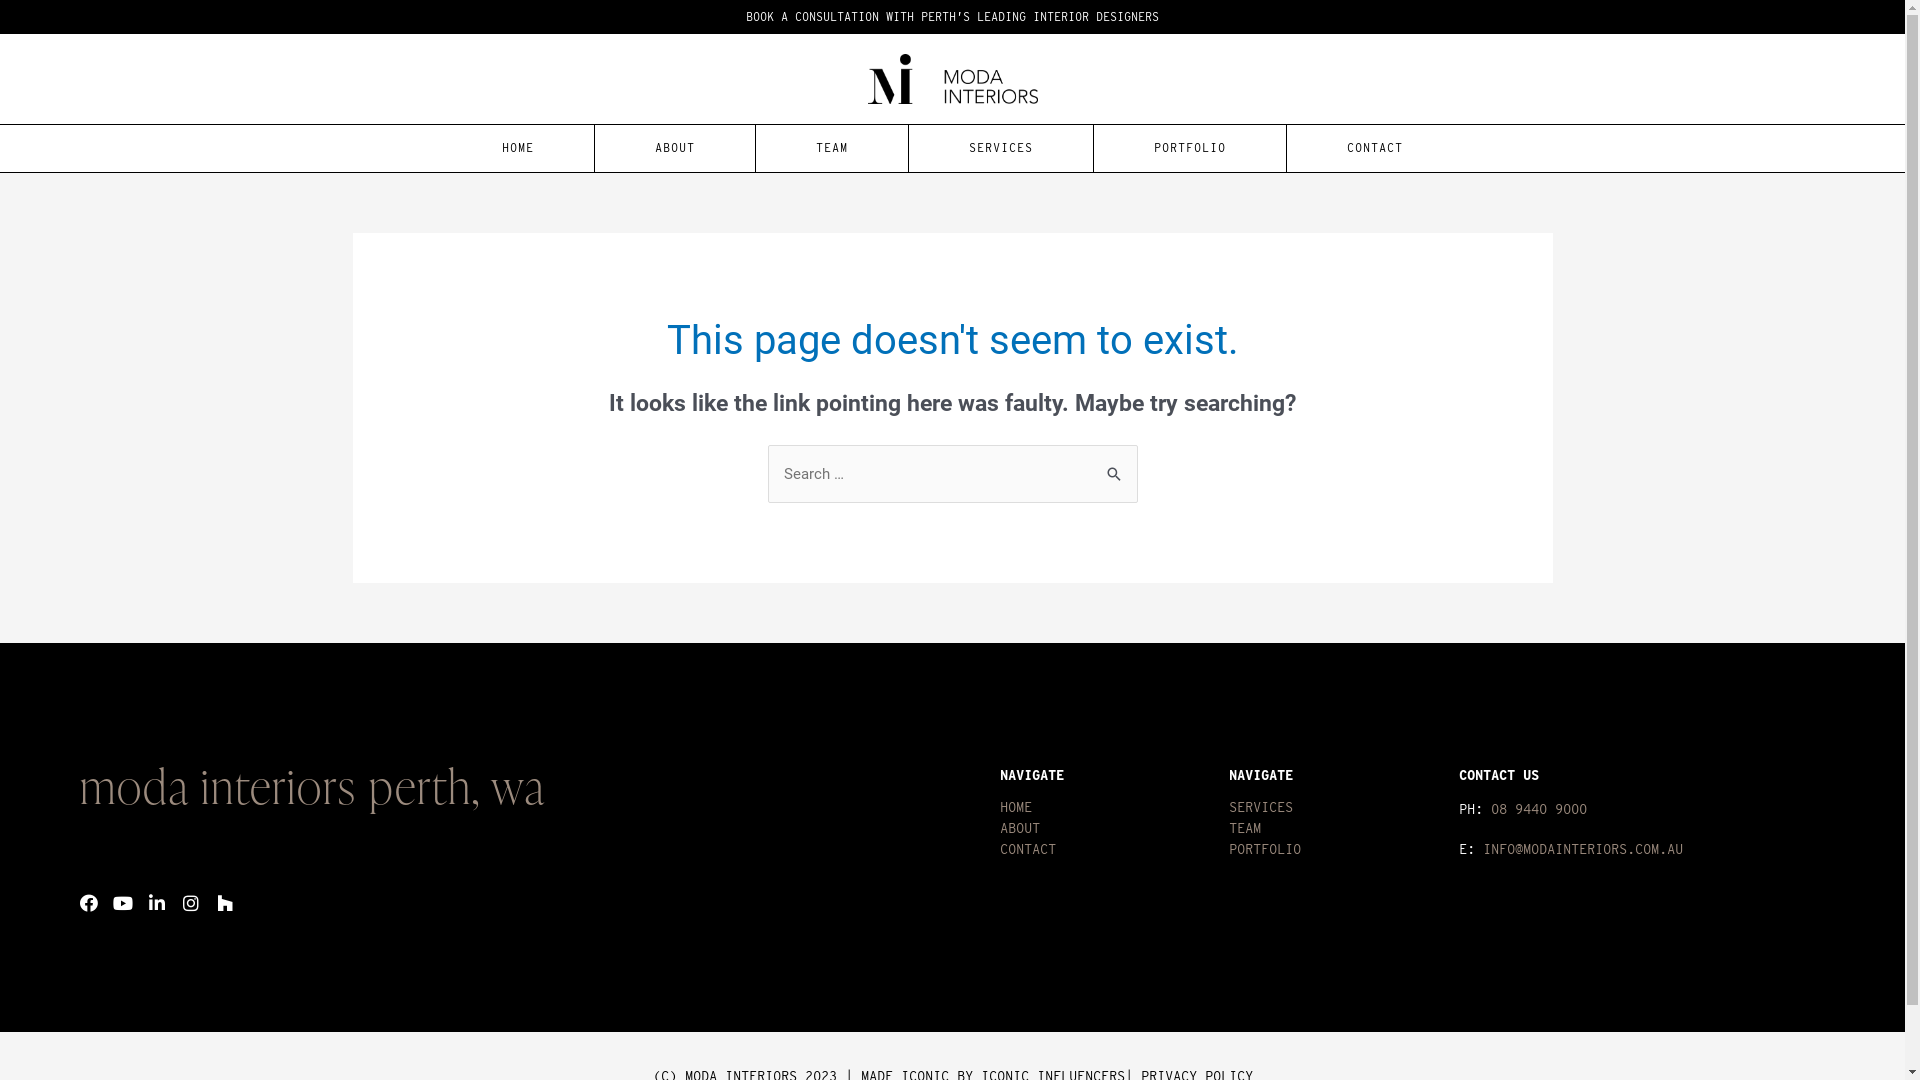 The height and width of the screenshot is (1080, 1920). I want to click on 'ABOUT', so click(1103, 828).